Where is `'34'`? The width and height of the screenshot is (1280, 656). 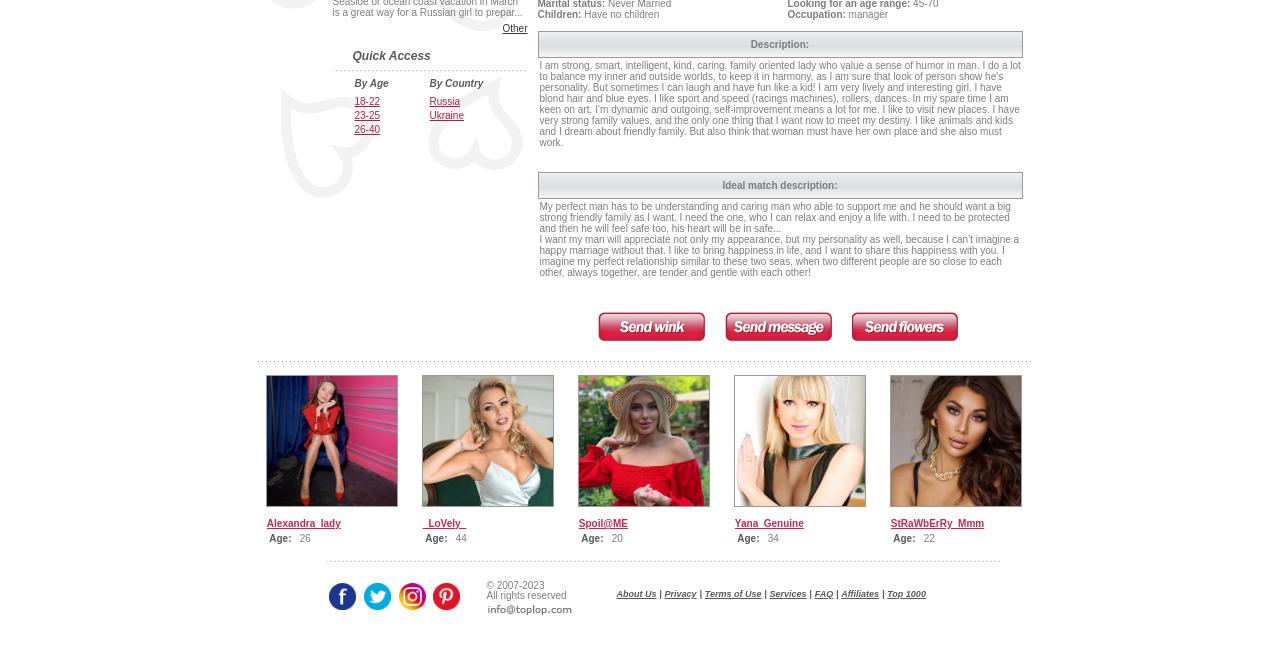 '34' is located at coordinates (771, 538).